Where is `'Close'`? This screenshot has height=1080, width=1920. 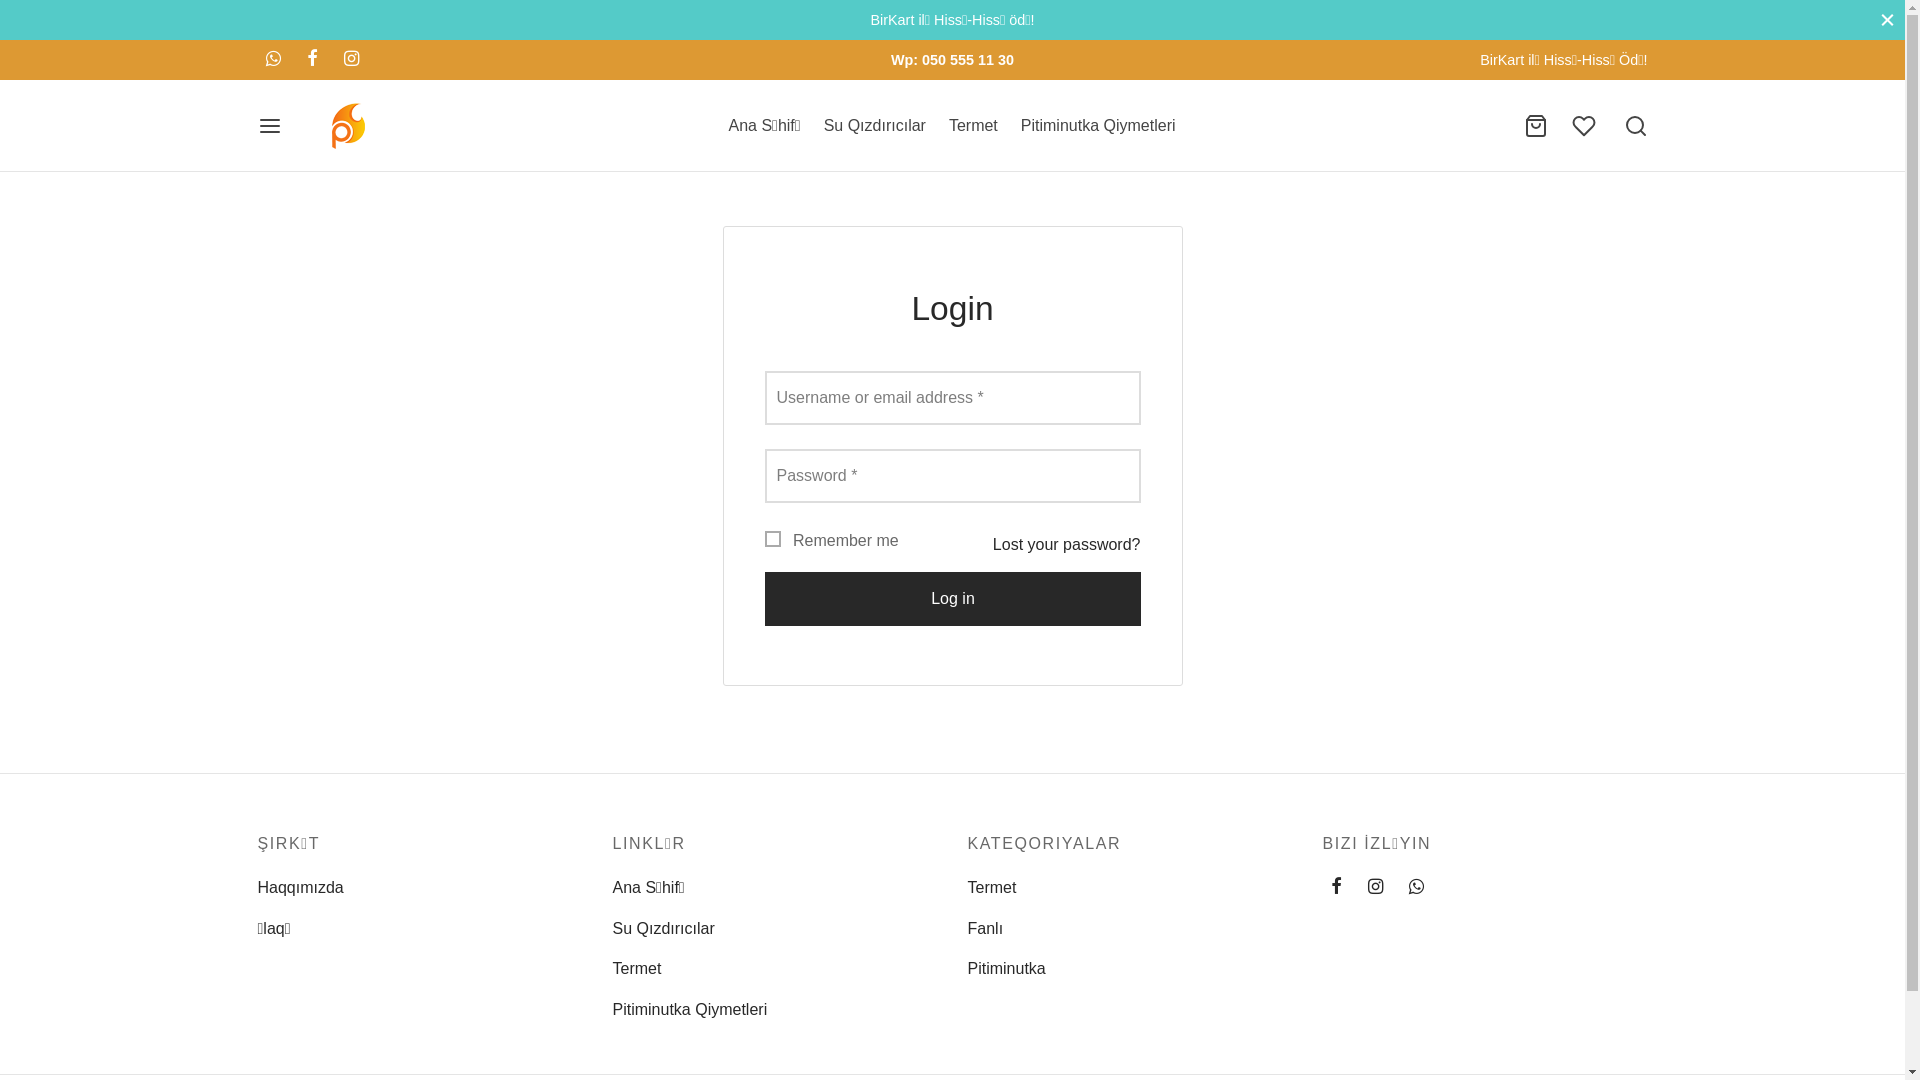 'Close' is located at coordinates (1879, 19).